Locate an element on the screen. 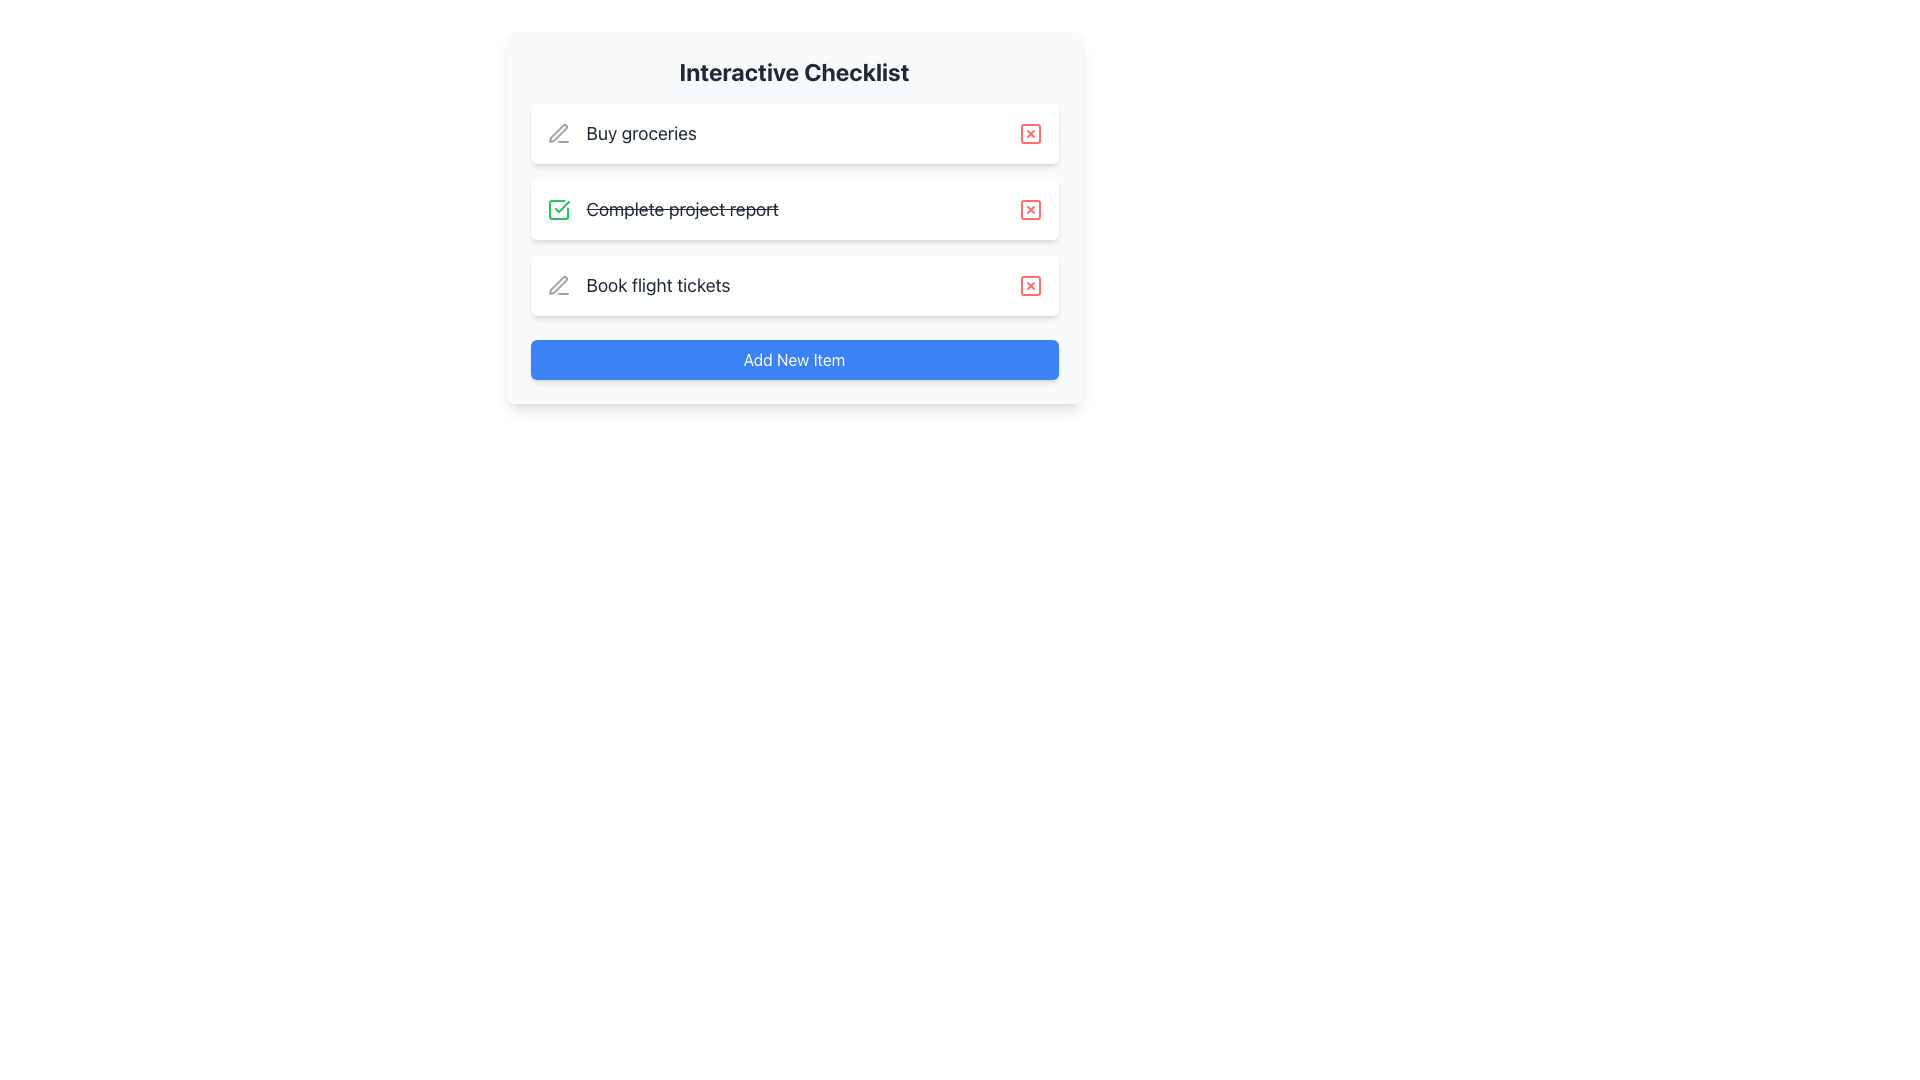 The width and height of the screenshot is (1920, 1080). the 'Complete project report' text label, which is styled with a line-through effect and is located in the checklist interface between a green check icon and a red delete button is located at coordinates (682, 209).